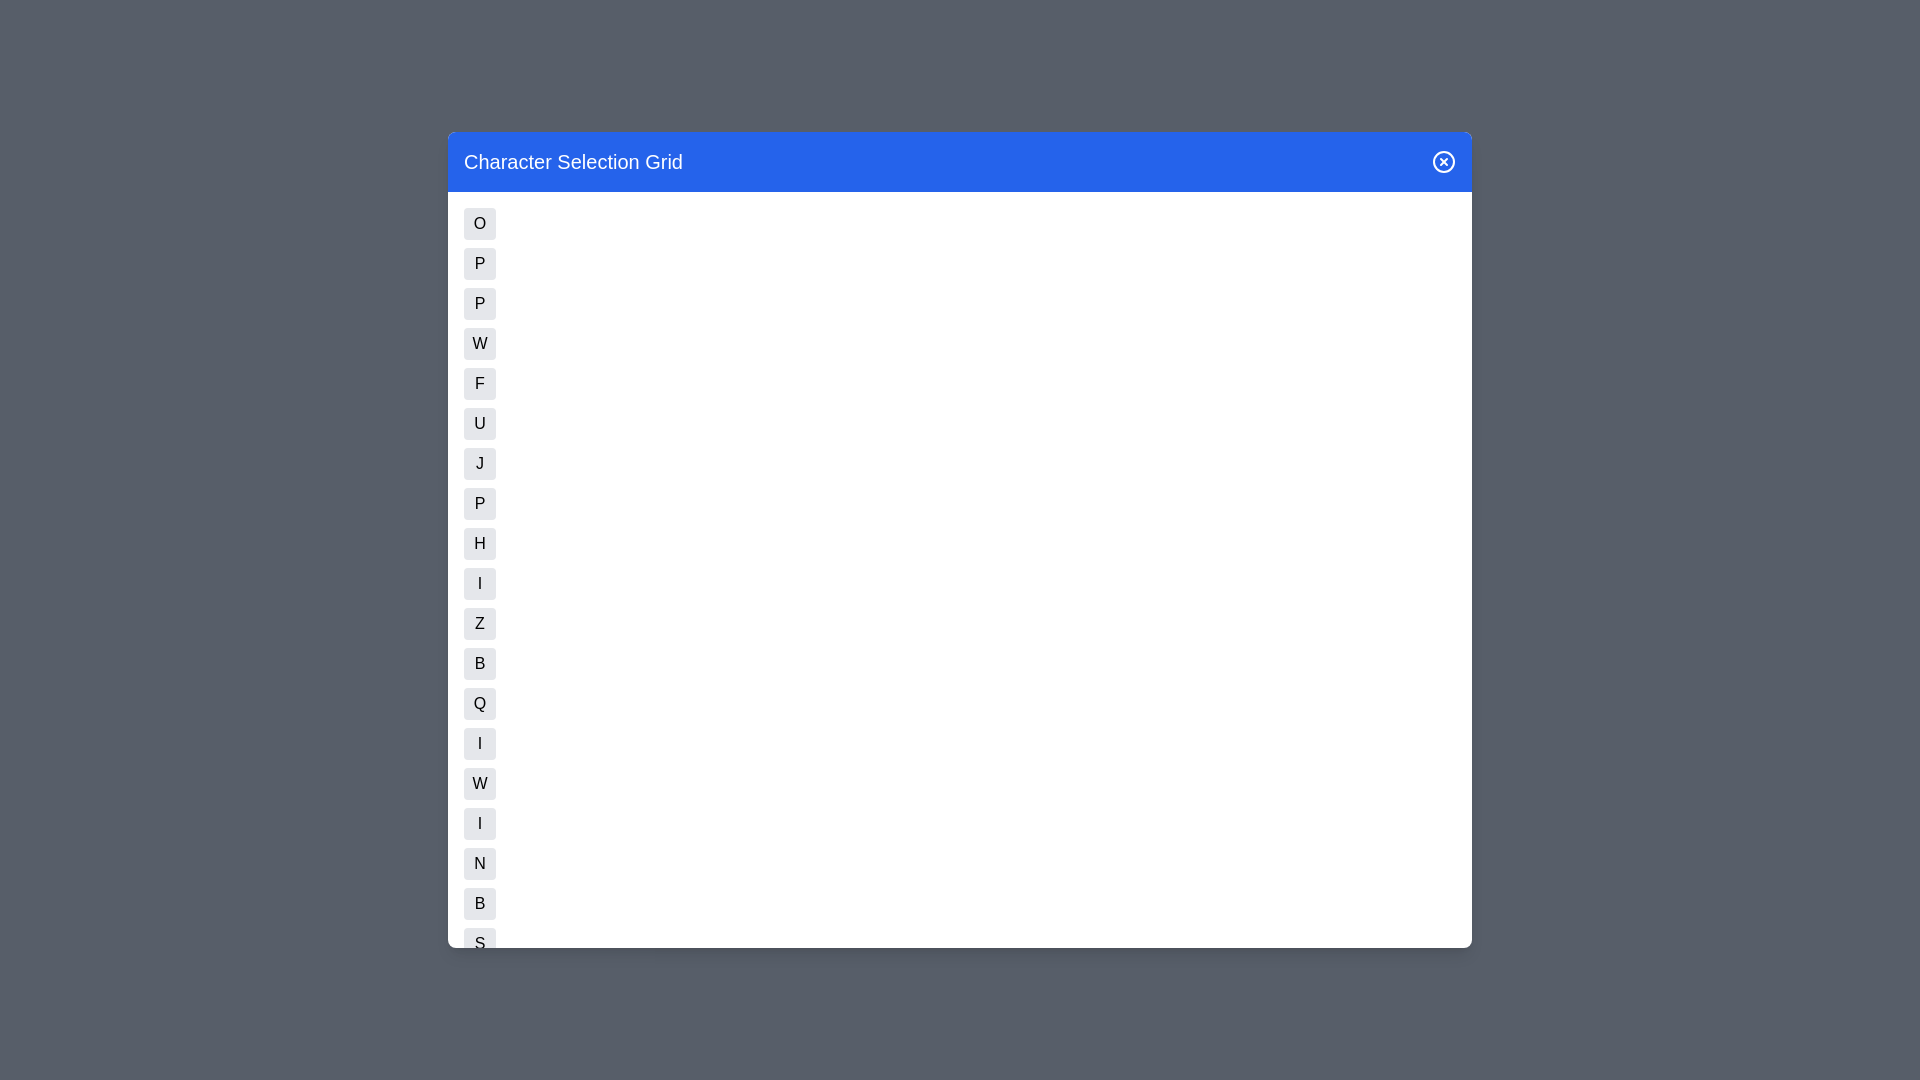  What do you see at coordinates (480, 423) in the screenshot?
I see `the button corresponding to character U` at bounding box center [480, 423].